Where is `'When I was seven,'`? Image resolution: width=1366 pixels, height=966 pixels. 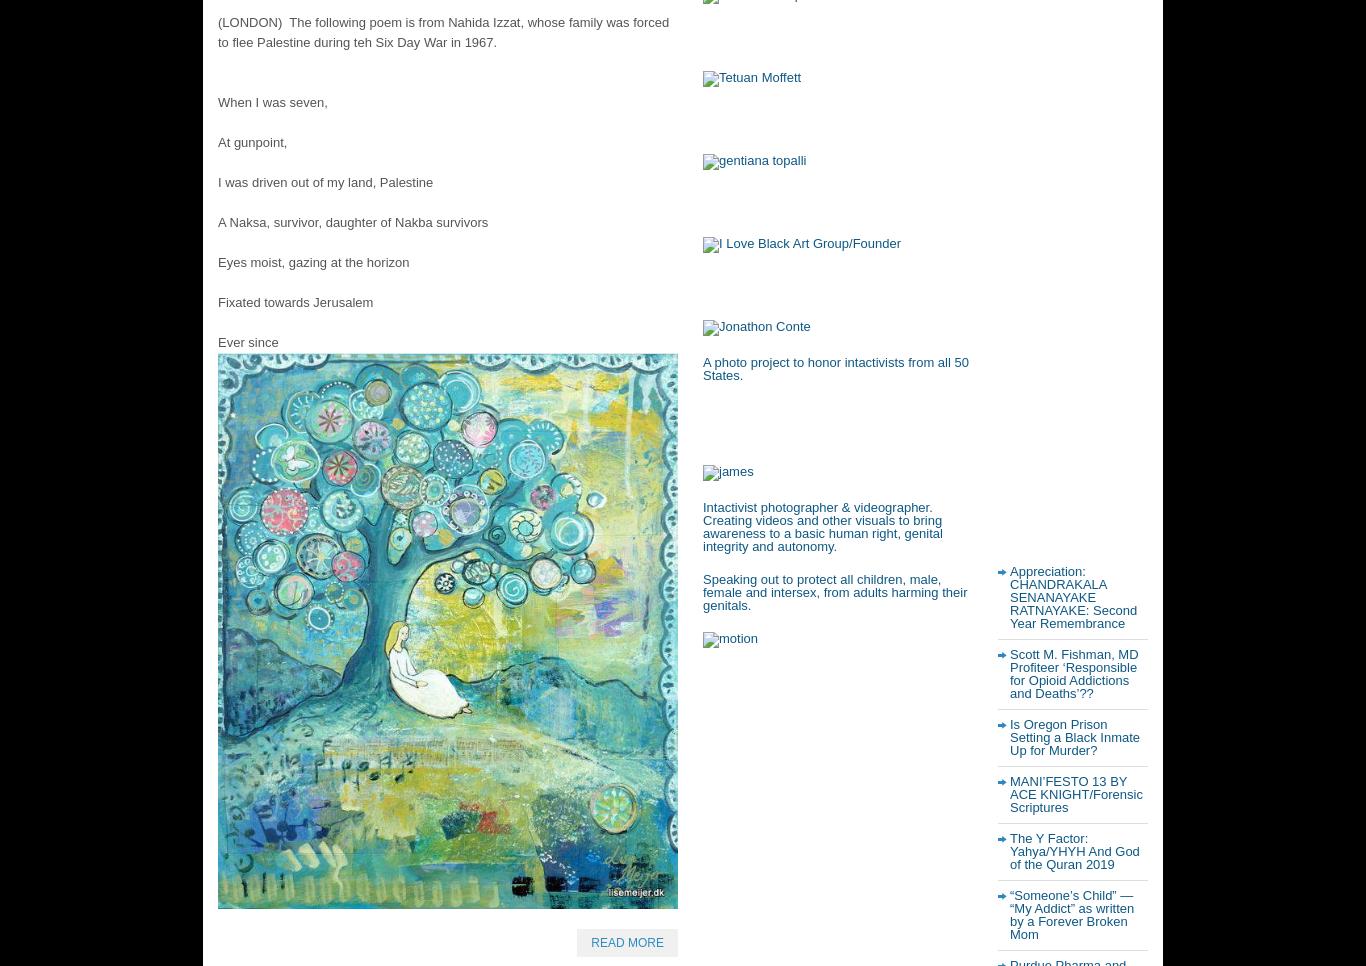
'When I was seven,' is located at coordinates (272, 100).